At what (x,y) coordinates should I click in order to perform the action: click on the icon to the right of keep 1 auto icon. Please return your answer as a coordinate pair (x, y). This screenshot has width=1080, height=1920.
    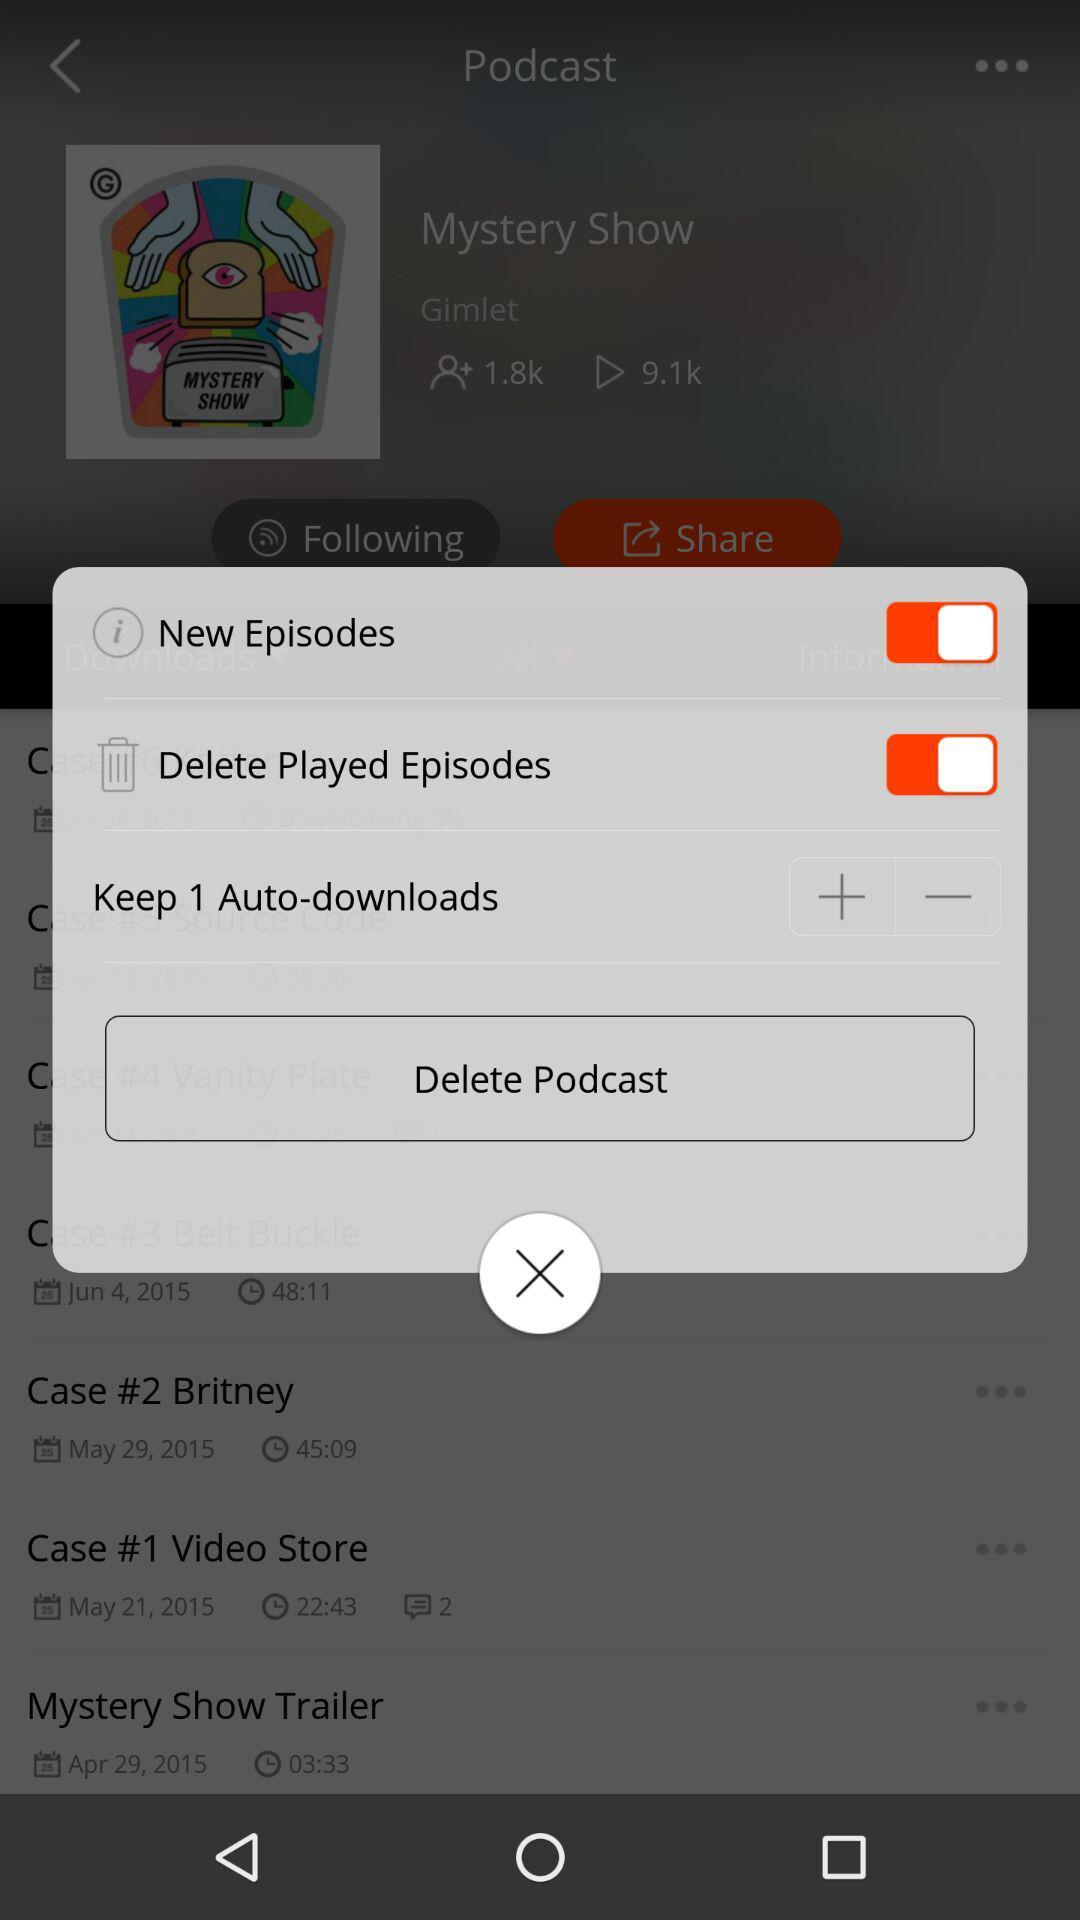
    Looking at the image, I should click on (841, 895).